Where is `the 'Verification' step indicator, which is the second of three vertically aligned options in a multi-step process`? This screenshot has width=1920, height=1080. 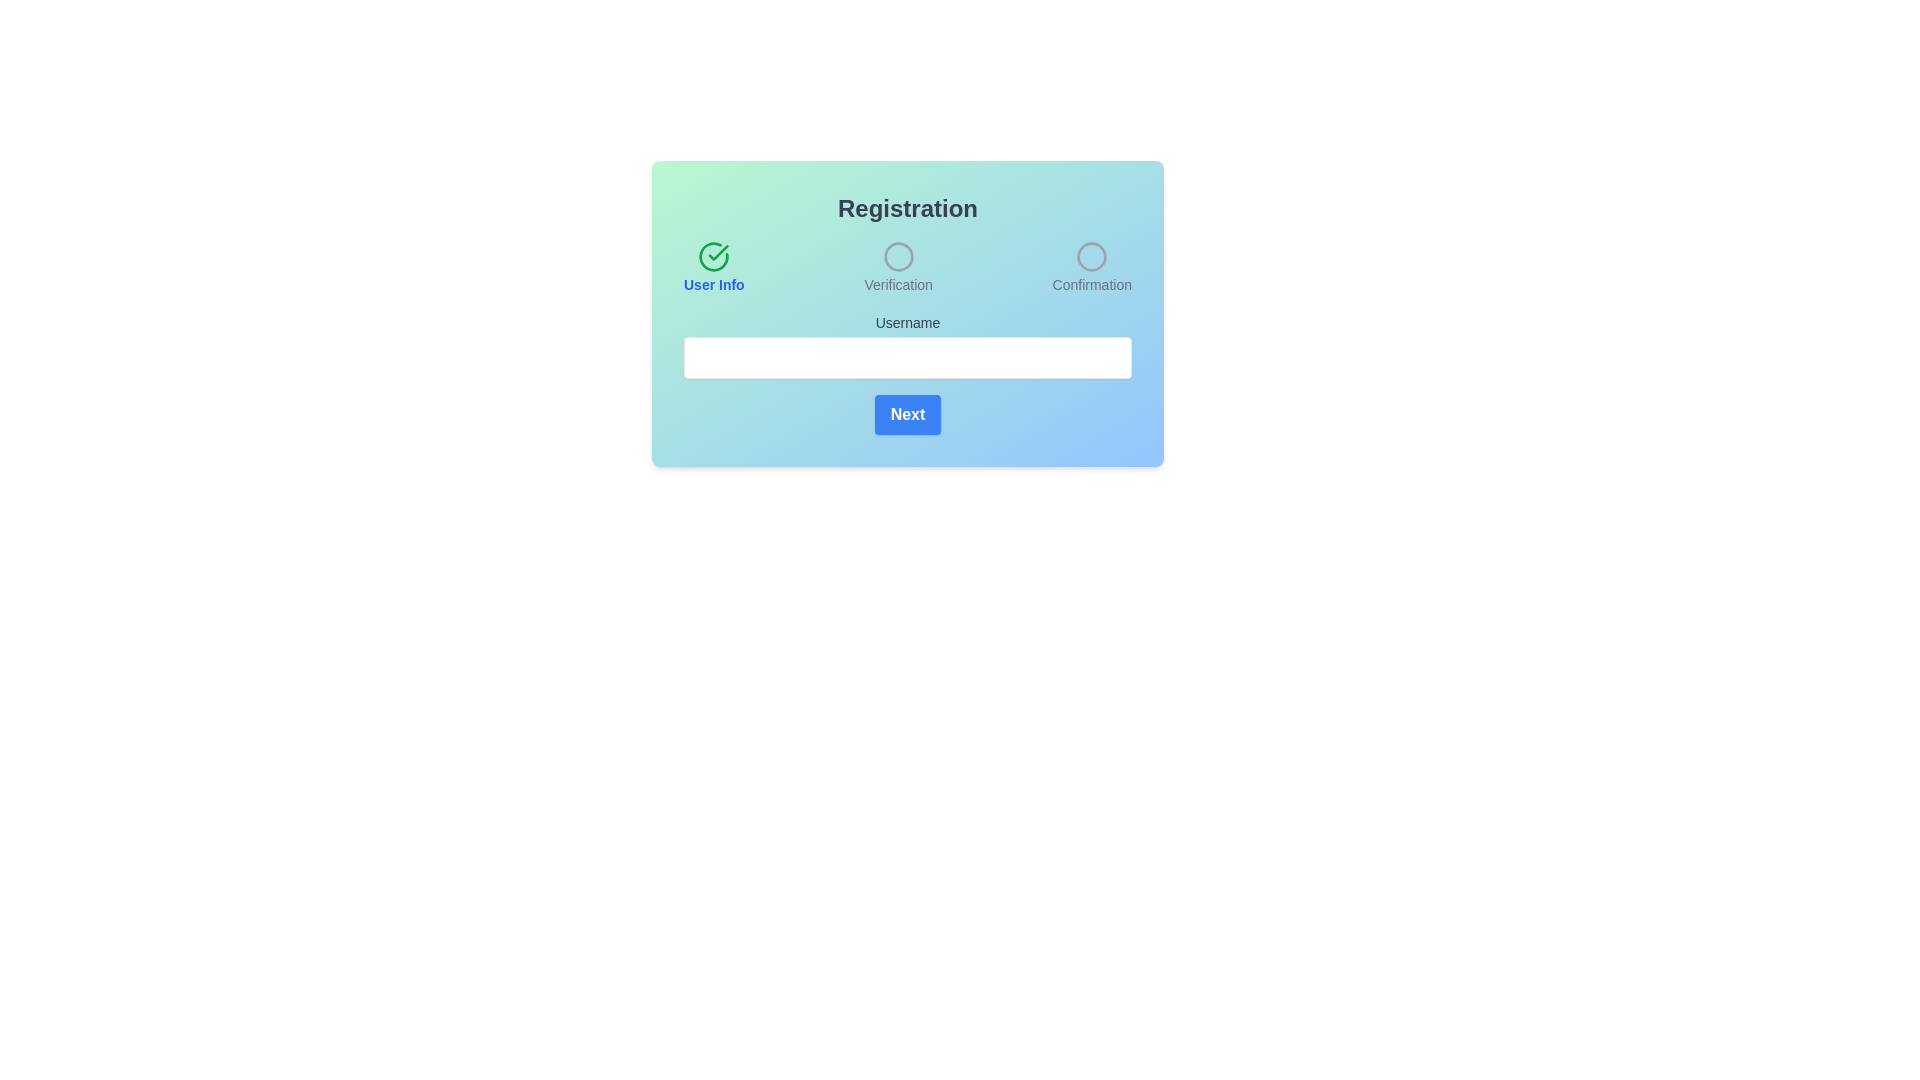 the 'Verification' step indicator, which is the second of three vertically aligned options in a multi-step process is located at coordinates (897, 268).